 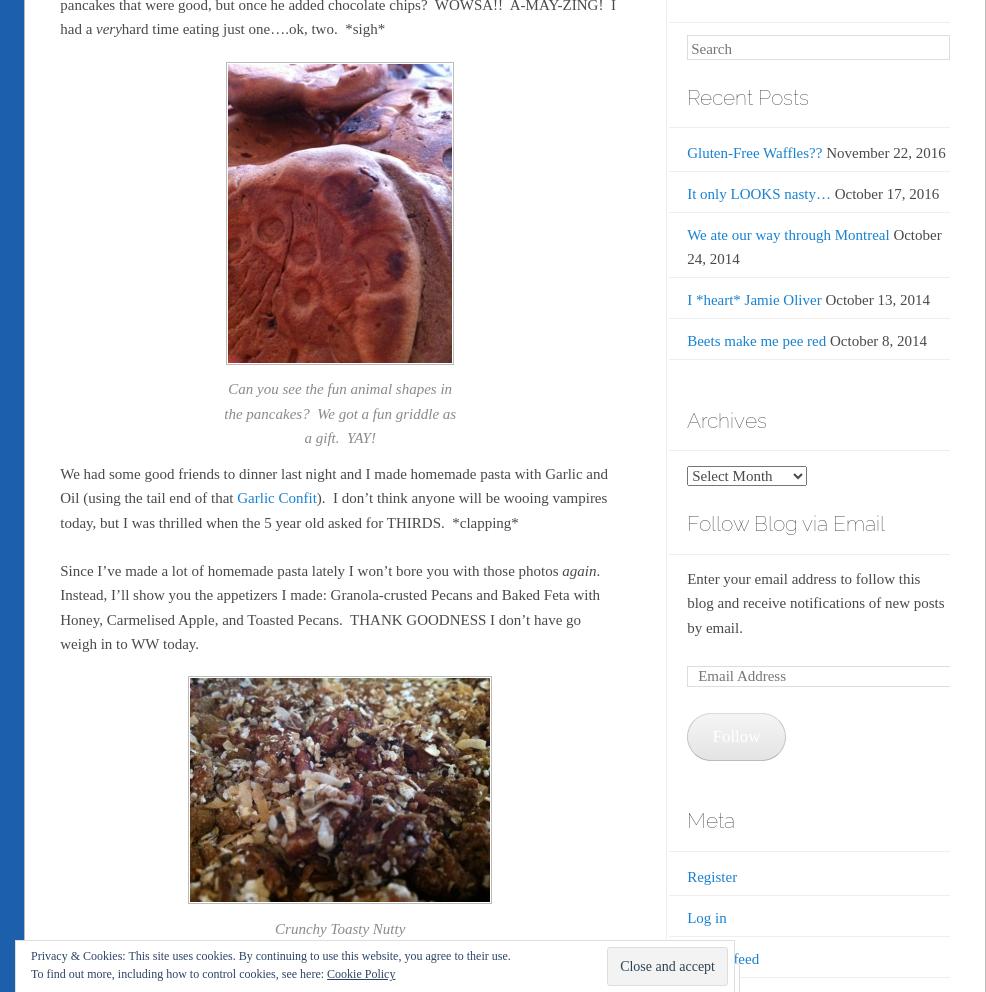 What do you see at coordinates (177, 974) in the screenshot?
I see `'To find out more, including how to control cookies, see here:'` at bounding box center [177, 974].